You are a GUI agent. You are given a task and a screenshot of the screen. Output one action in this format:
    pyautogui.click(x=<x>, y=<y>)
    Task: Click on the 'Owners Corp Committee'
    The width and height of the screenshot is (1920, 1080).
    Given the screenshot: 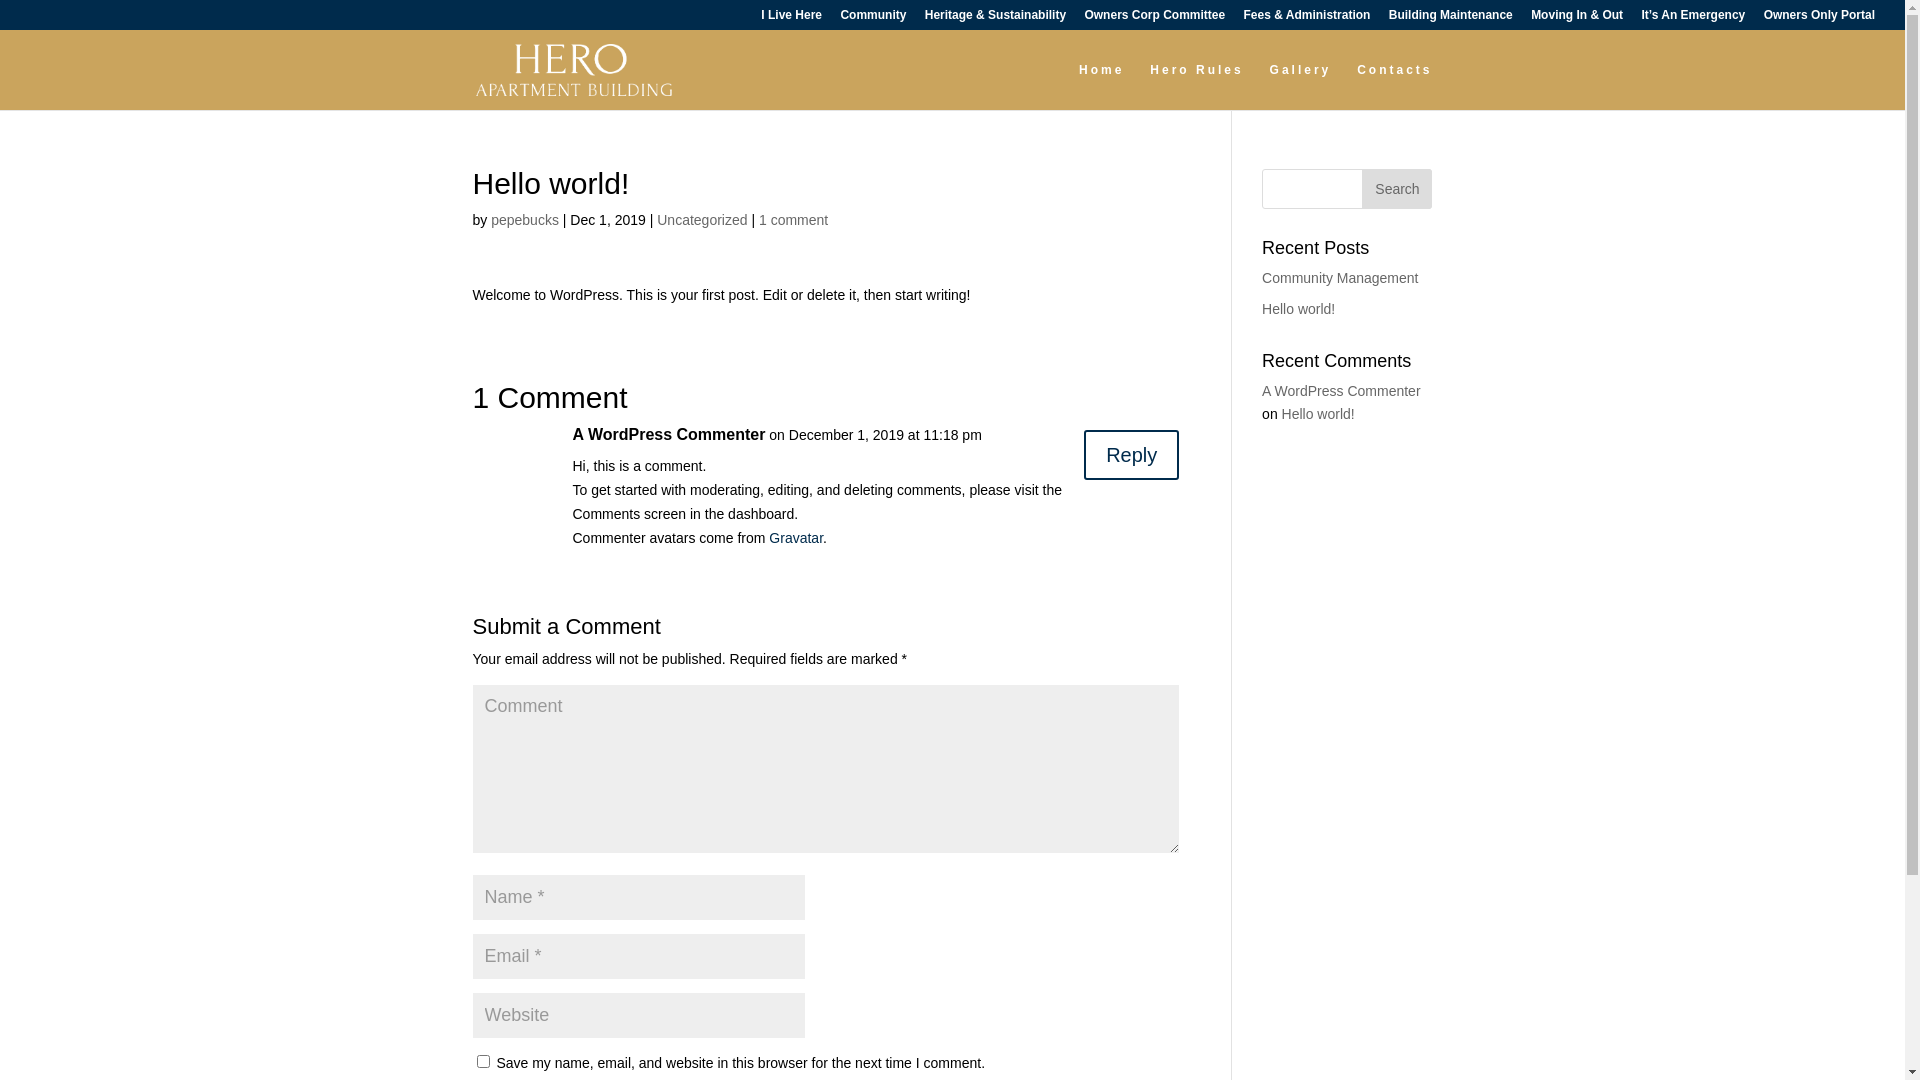 What is the action you would take?
    pyautogui.click(x=1154, y=19)
    